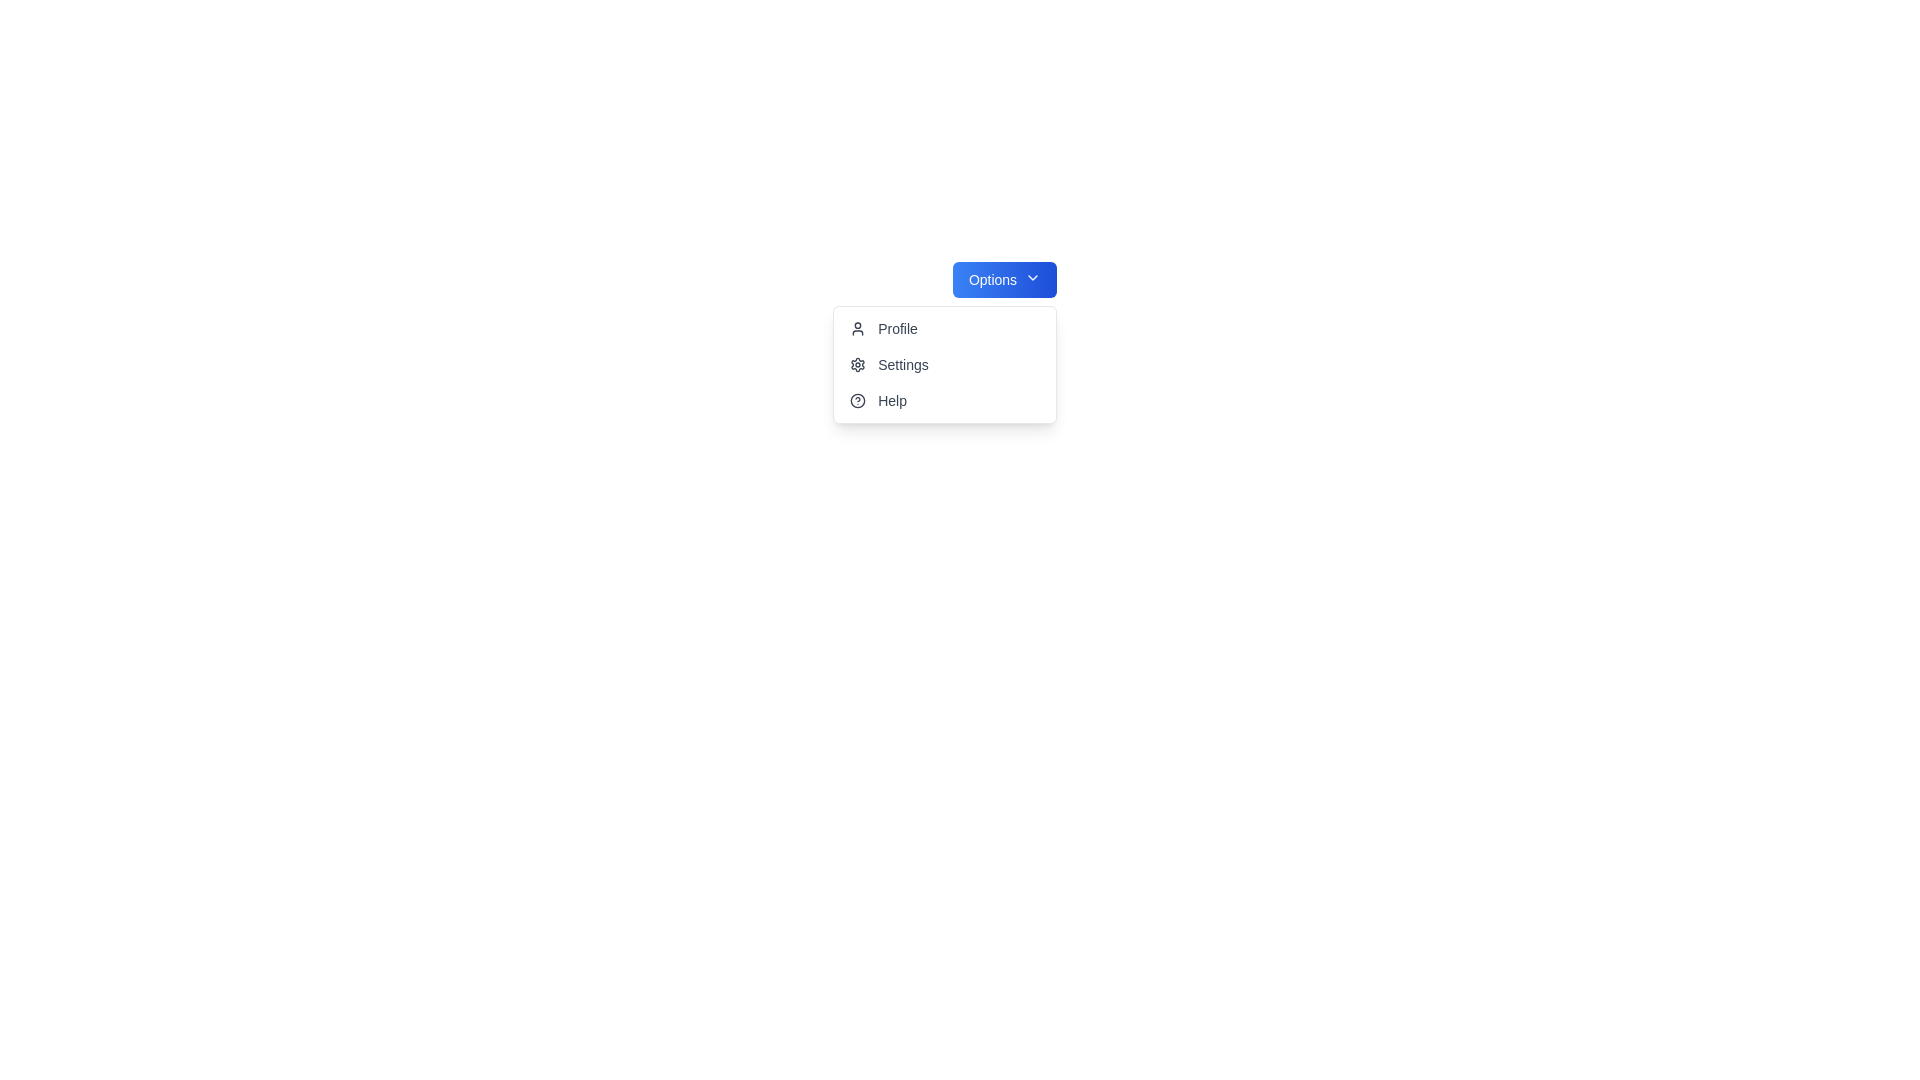  I want to click on the 'Profile' button located, so click(944, 327).